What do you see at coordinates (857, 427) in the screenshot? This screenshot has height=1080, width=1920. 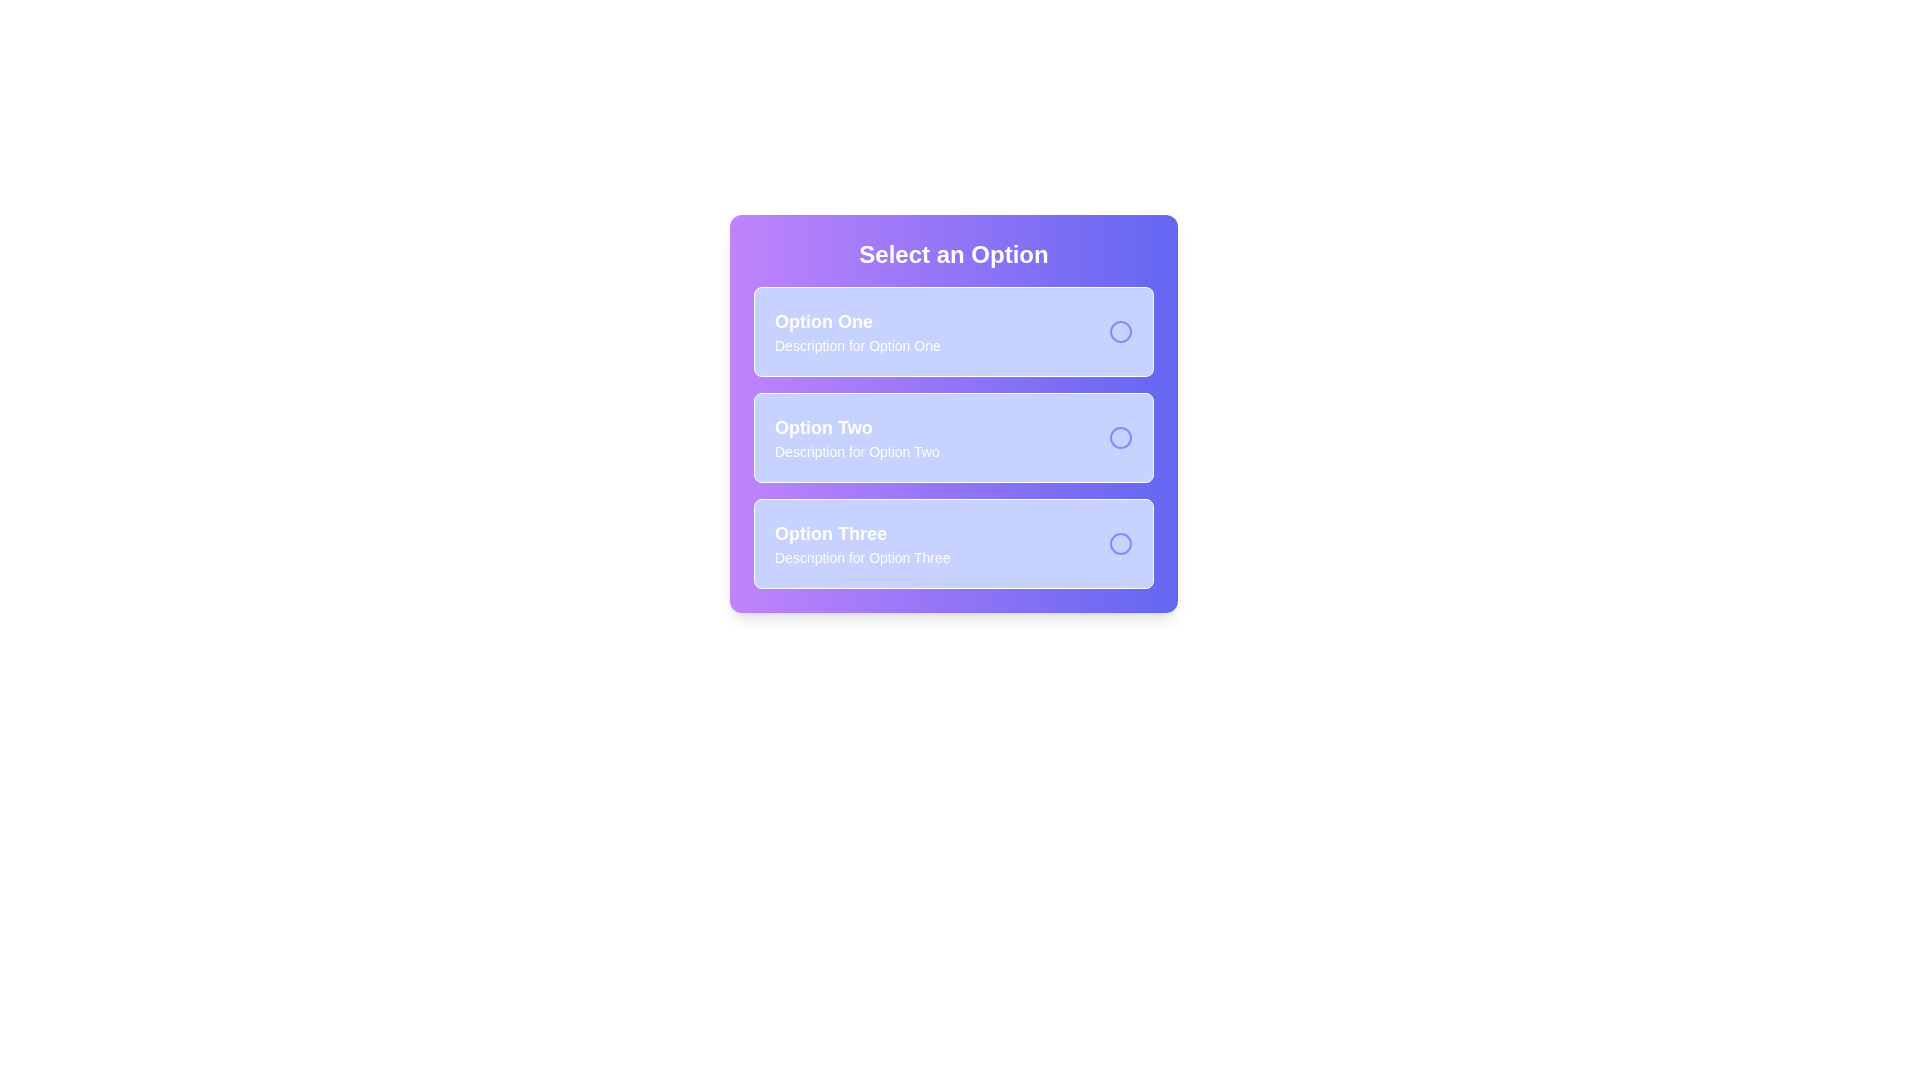 I see `the bold and large-sized text label that reads 'Option Two', which is part of a selection interface in the second entry of a vertically aligned list` at bounding box center [857, 427].